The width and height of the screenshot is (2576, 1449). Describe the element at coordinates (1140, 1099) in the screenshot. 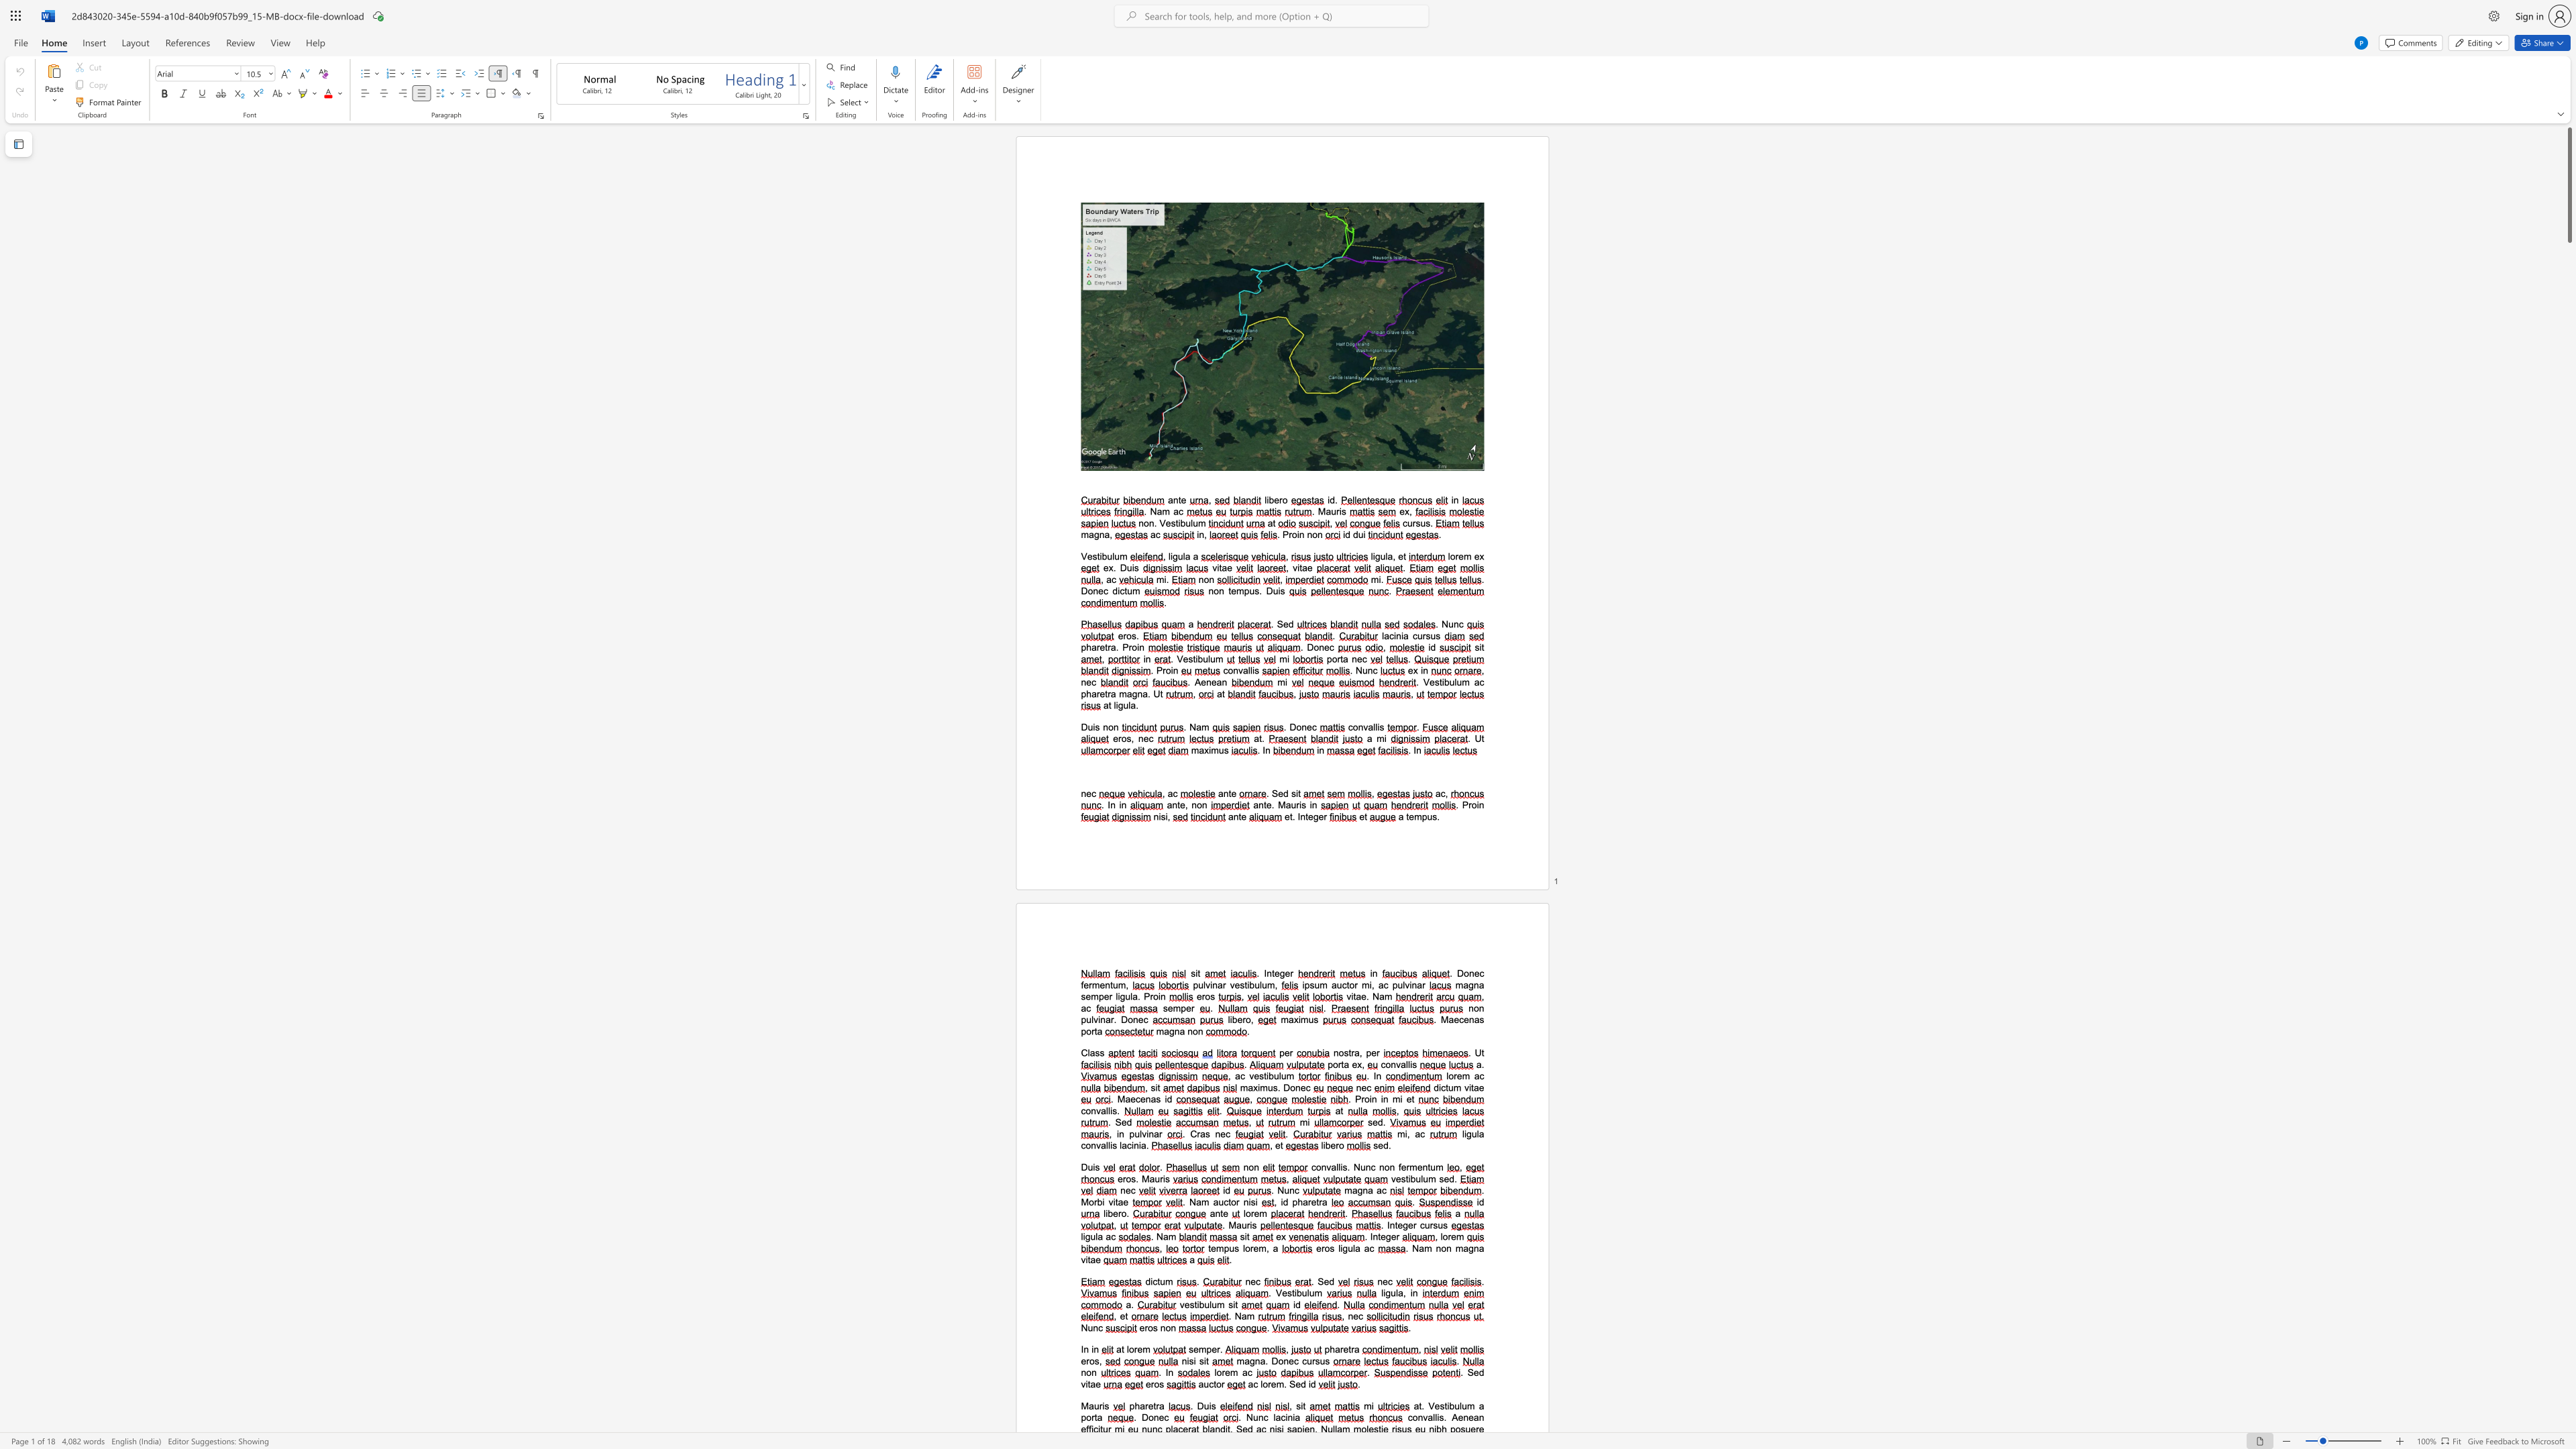

I see `the space between the continuous character "c" and "e" in the text` at that location.